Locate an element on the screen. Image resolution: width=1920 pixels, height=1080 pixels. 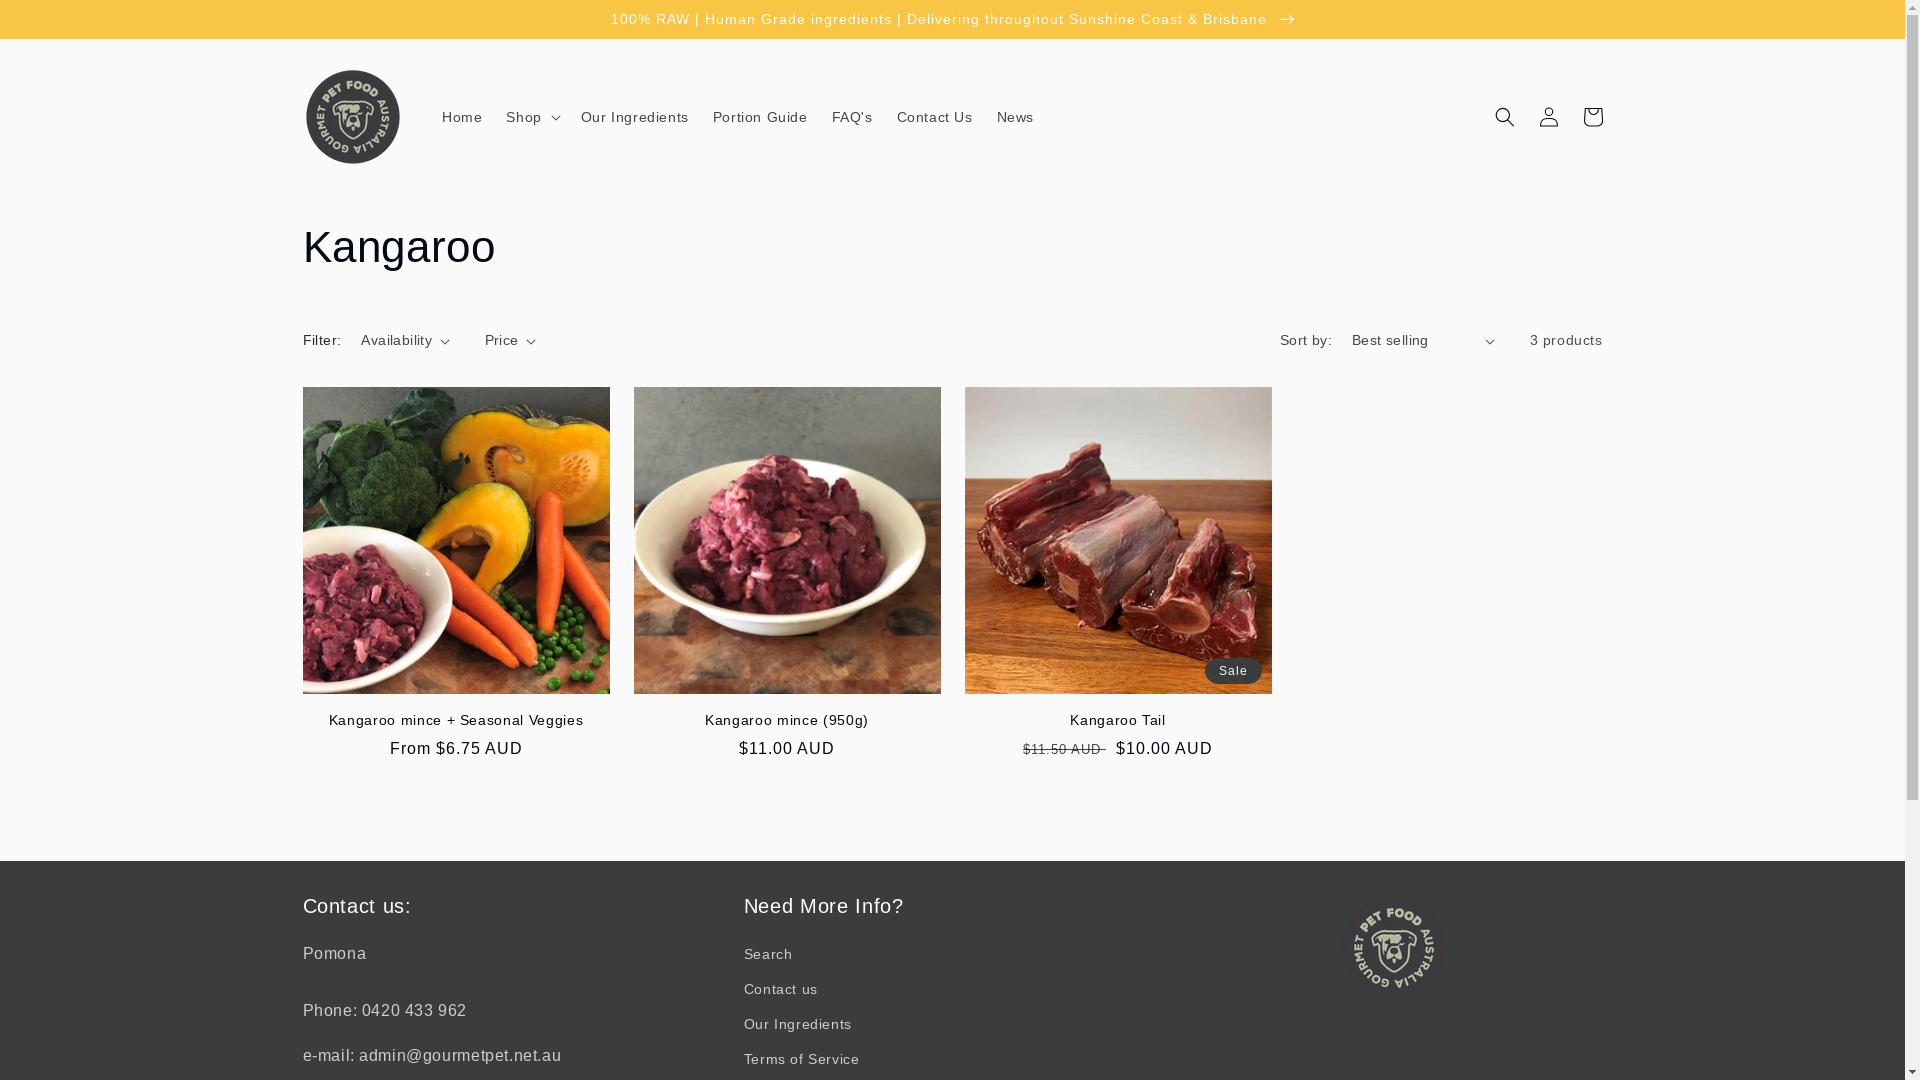
'Contact us' is located at coordinates (780, 988).